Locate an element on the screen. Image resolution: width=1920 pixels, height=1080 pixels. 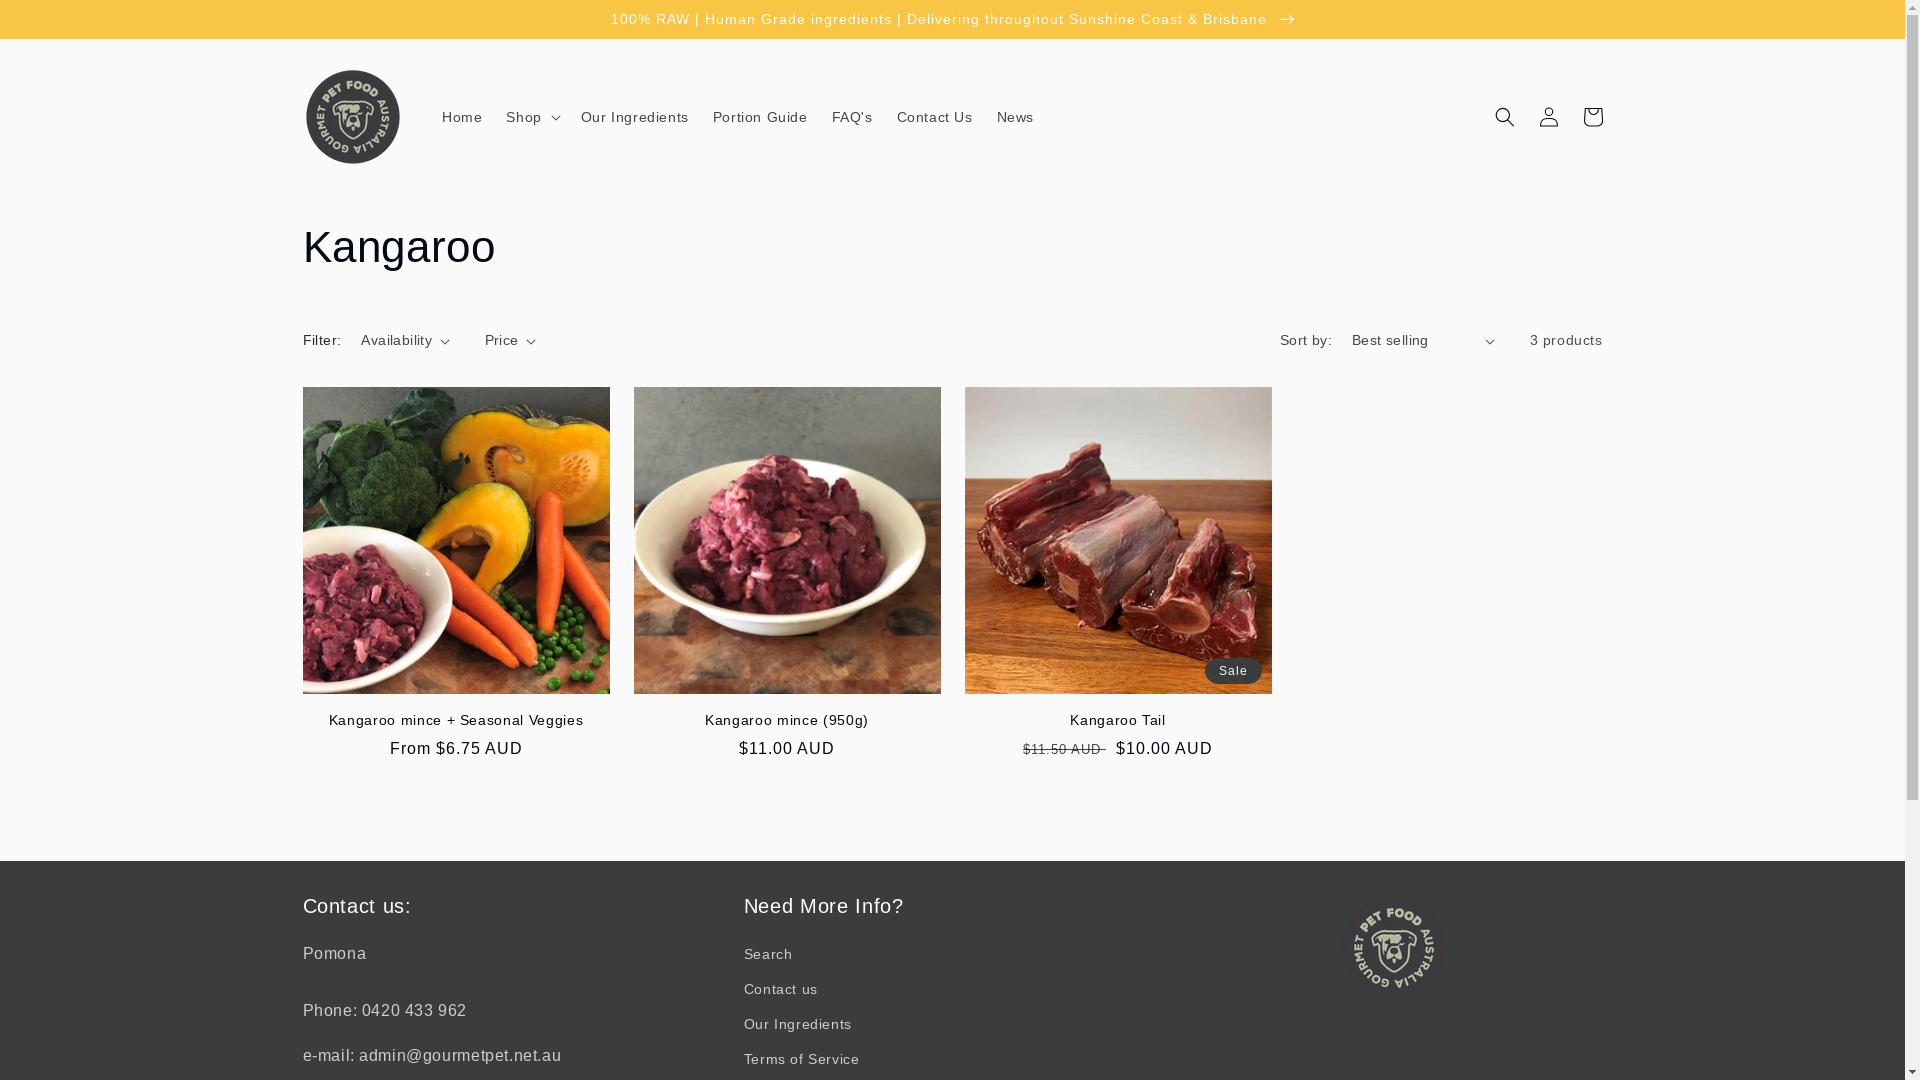
'Contact us' is located at coordinates (780, 988).